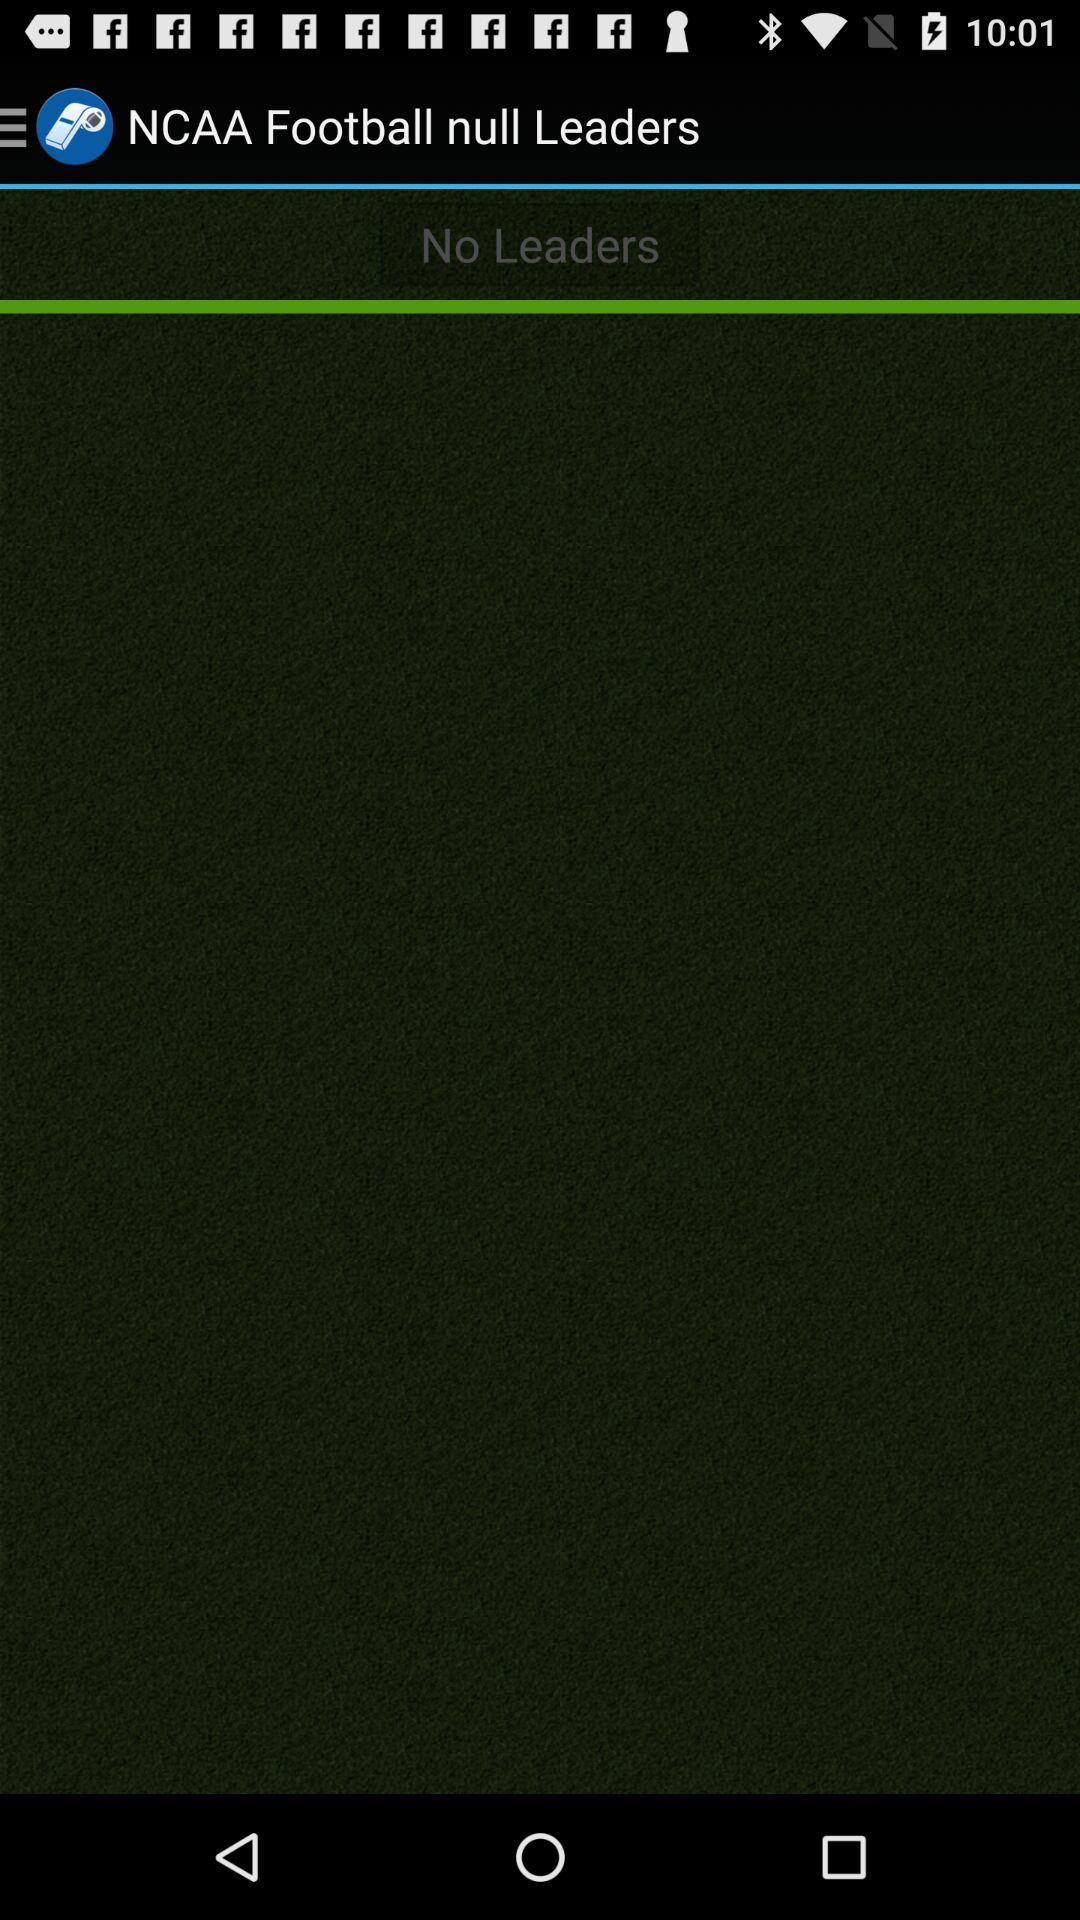 This screenshot has height=1920, width=1080. I want to click on the no leaders, so click(540, 243).